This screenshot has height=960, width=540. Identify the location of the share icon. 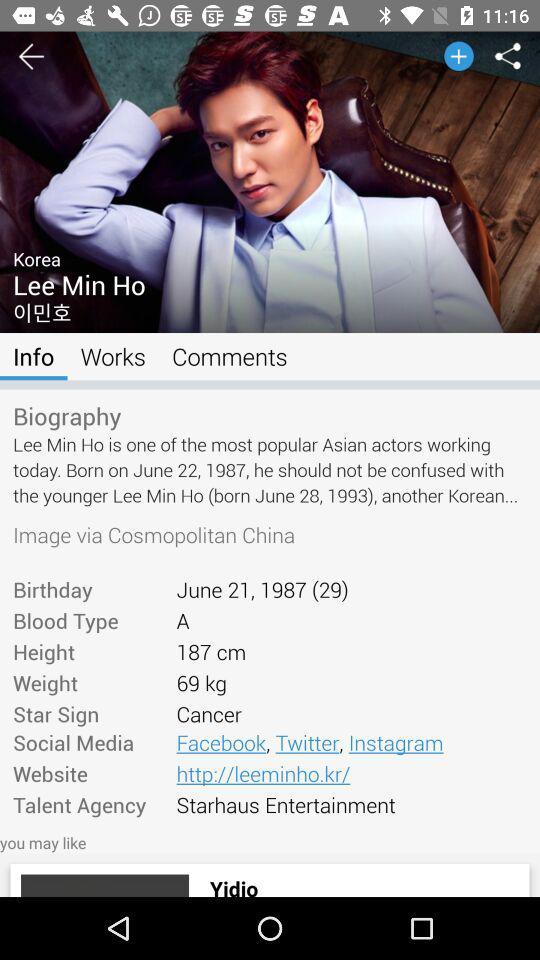
(508, 55).